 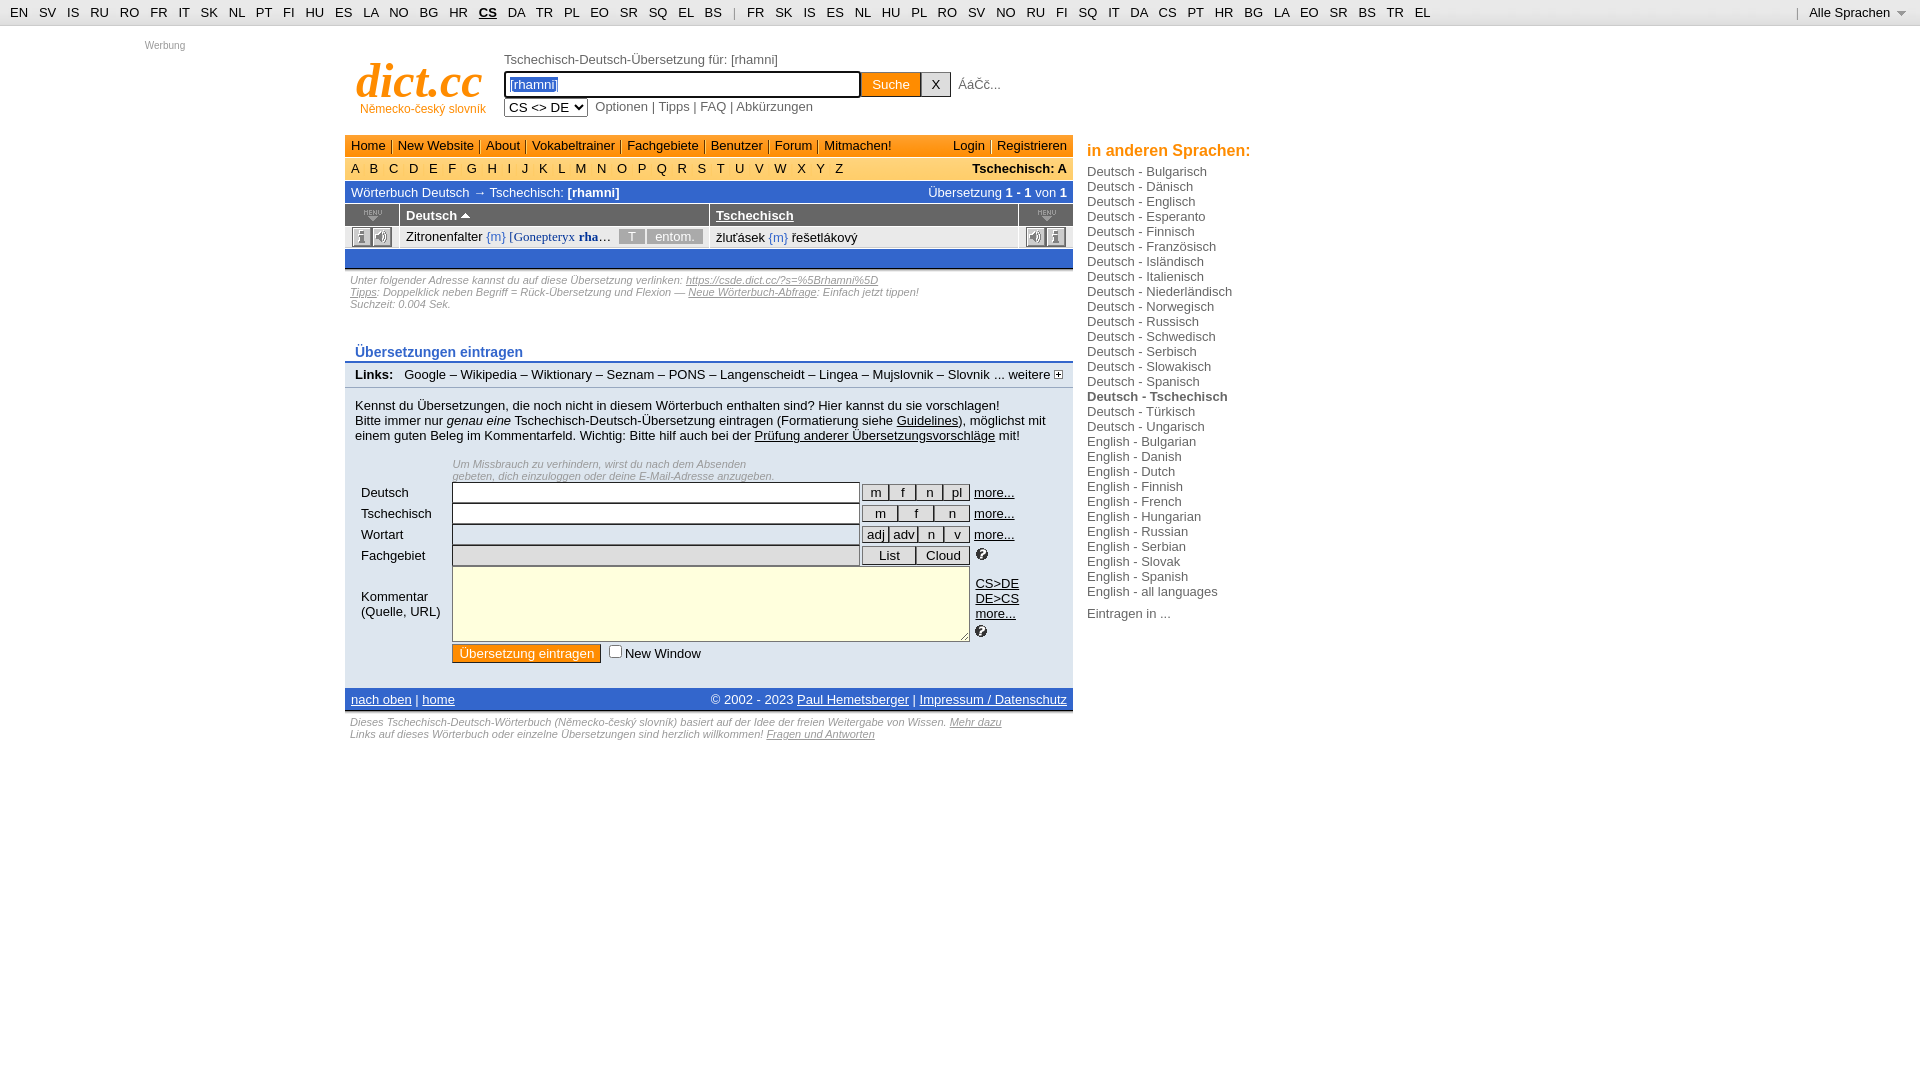 What do you see at coordinates (974, 612) in the screenshot?
I see `'more...'` at bounding box center [974, 612].